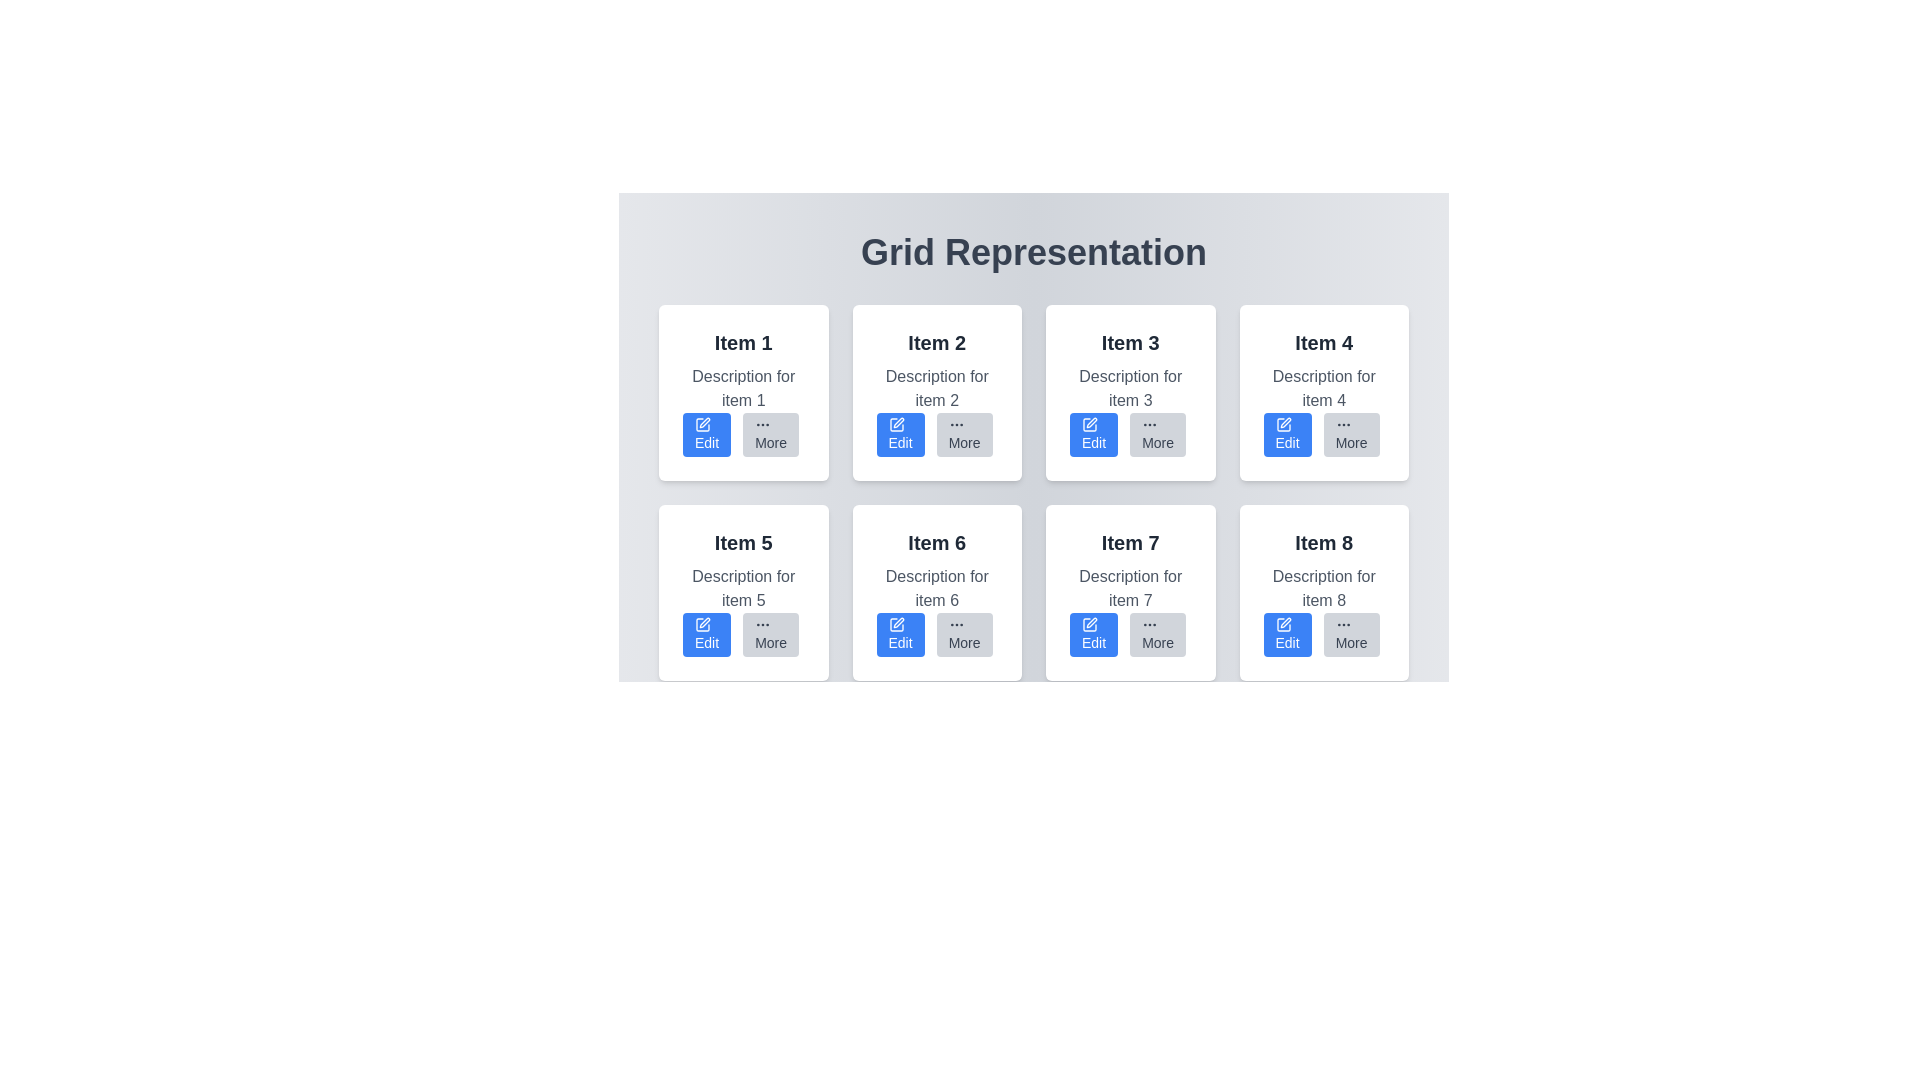  I want to click on the 'Edit' button with a blue background and a pencil icon to initiate editing, so click(899, 434).